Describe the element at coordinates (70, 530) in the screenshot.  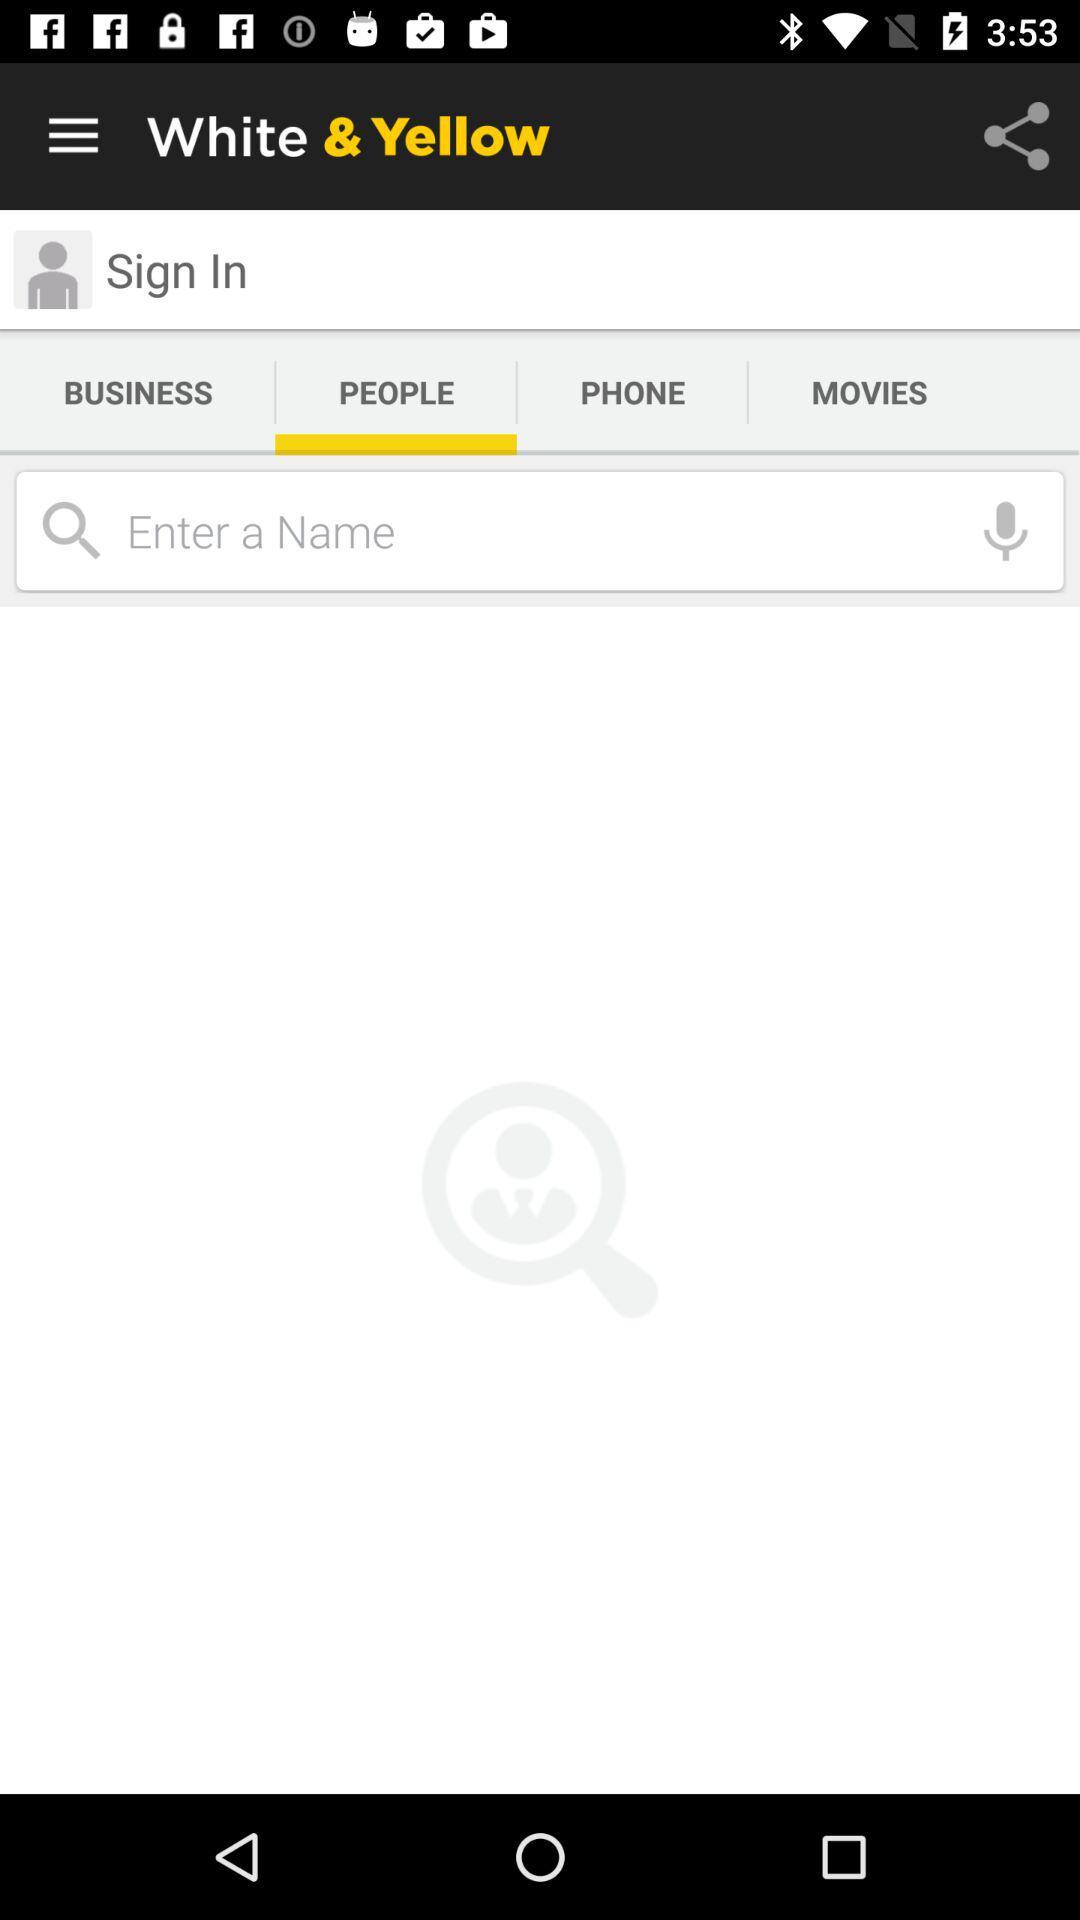
I see `the search icon` at that location.